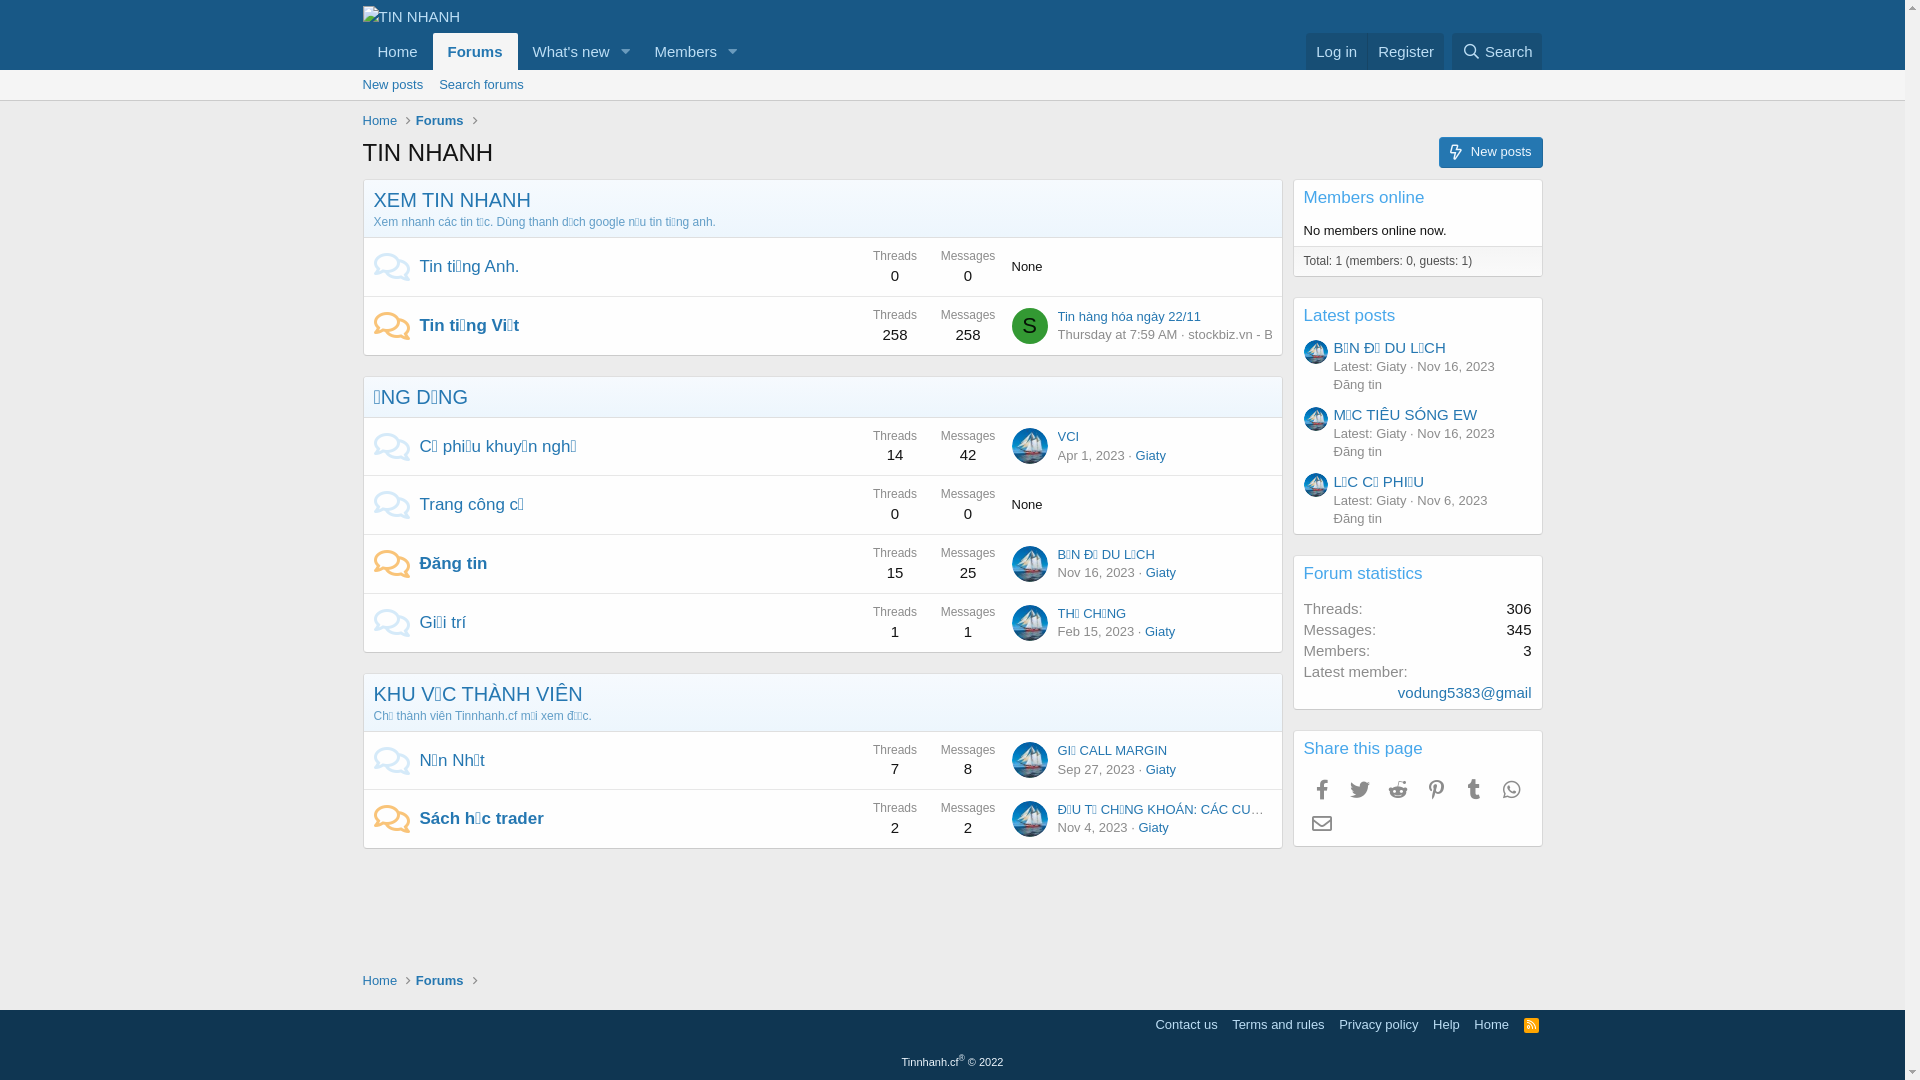 The height and width of the screenshot is (1080, 1920). I want to click on 'RSS', so click(1530, 1024).